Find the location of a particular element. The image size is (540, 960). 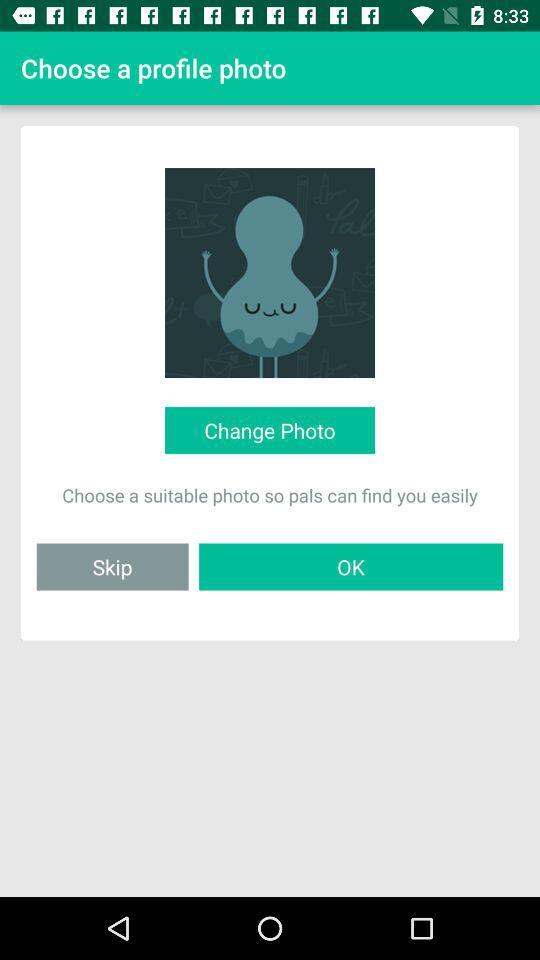

the item below the choose a suitable icon is located at coordinates (350, 566).